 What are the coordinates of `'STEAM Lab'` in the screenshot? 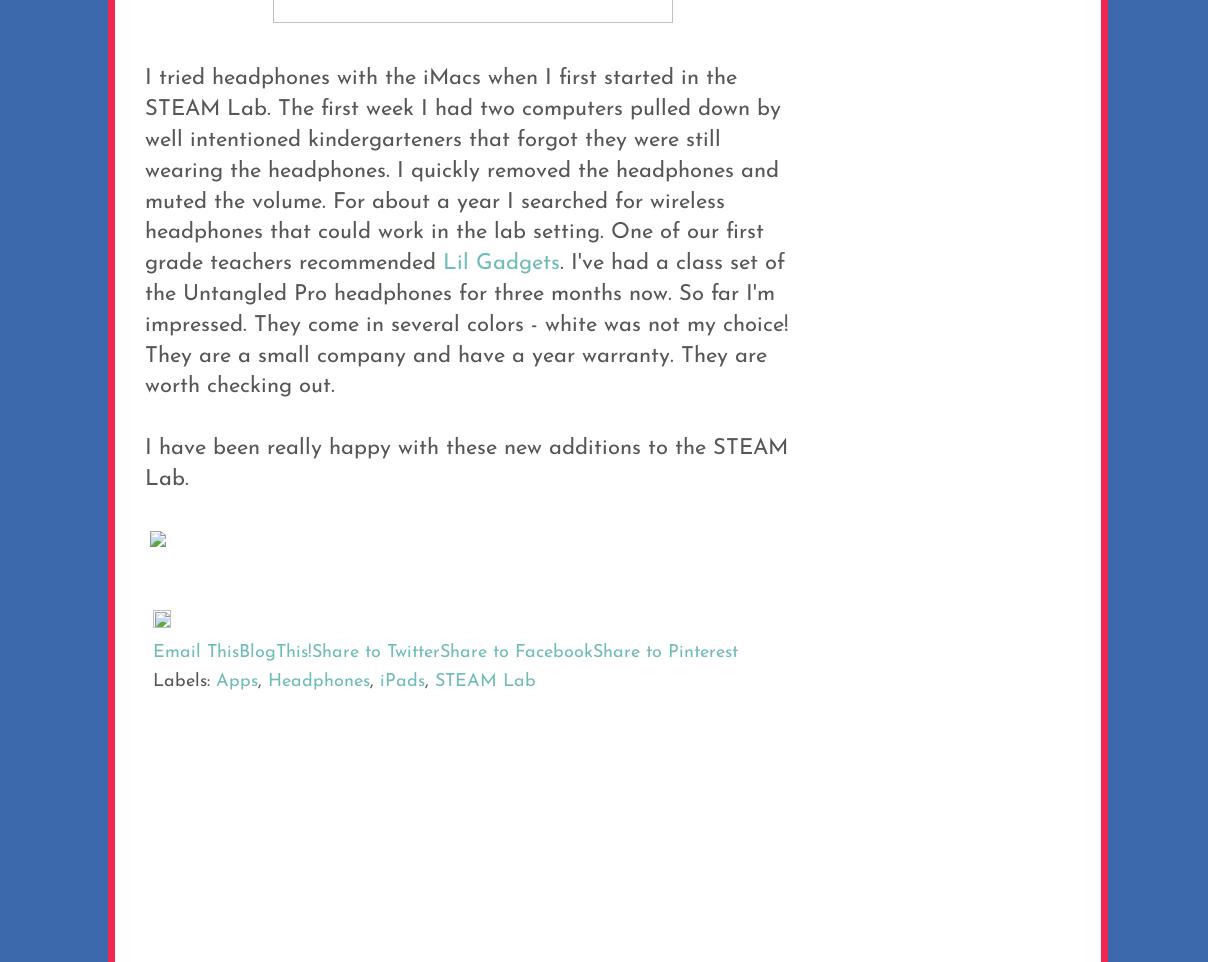 It's located at (485, 679).